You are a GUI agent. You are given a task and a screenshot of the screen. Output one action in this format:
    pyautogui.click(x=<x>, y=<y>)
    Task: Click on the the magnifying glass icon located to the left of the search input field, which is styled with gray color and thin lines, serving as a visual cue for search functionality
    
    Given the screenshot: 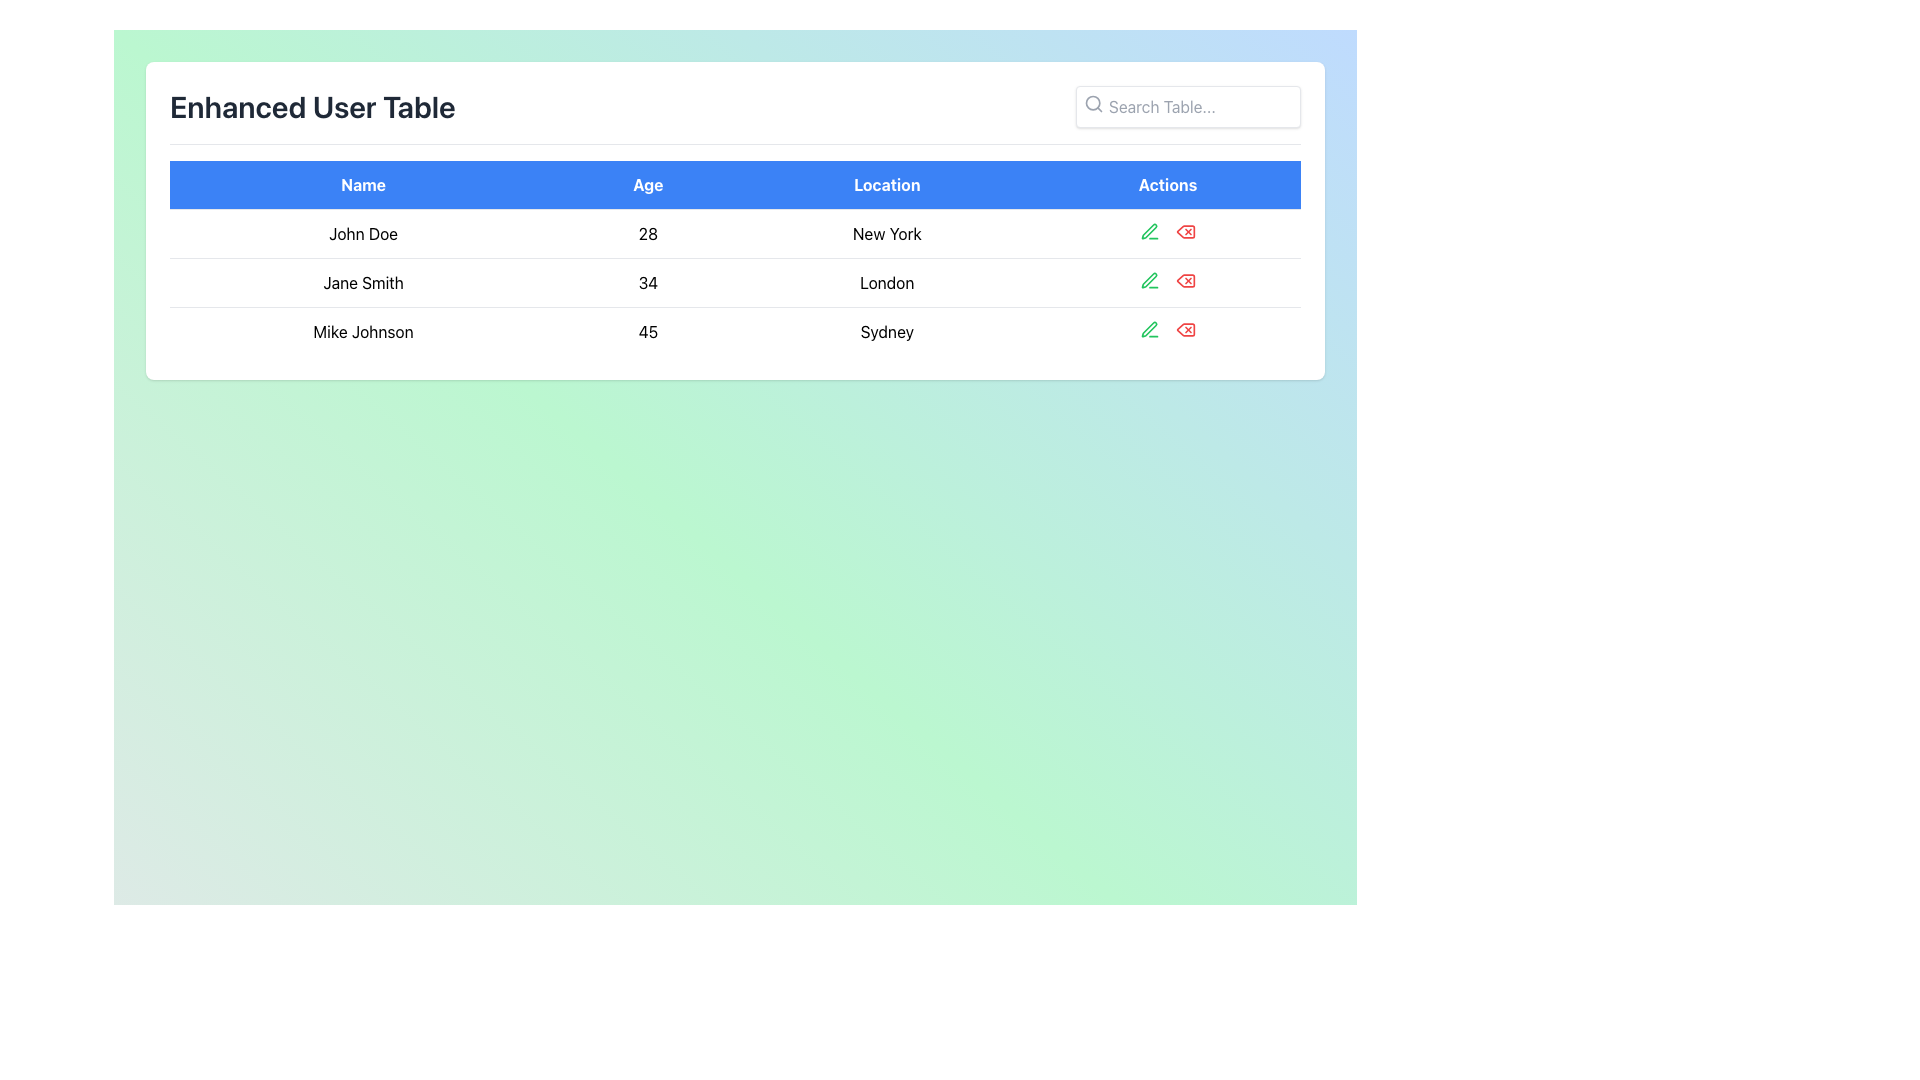 What is the action you would take?
    pyautogui.click(x=1093, y=104)
    